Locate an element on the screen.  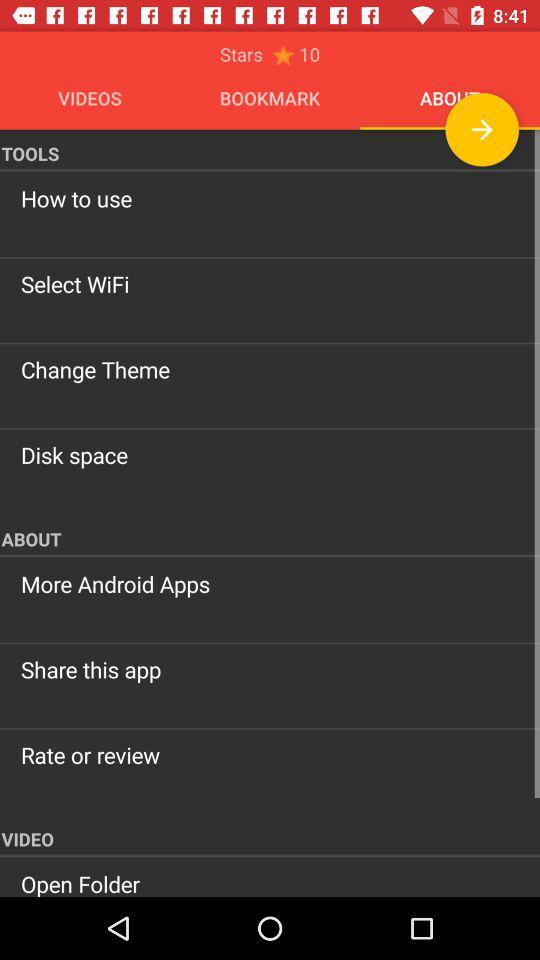
the icon above the disk space item is located at coordinates (270, 368).